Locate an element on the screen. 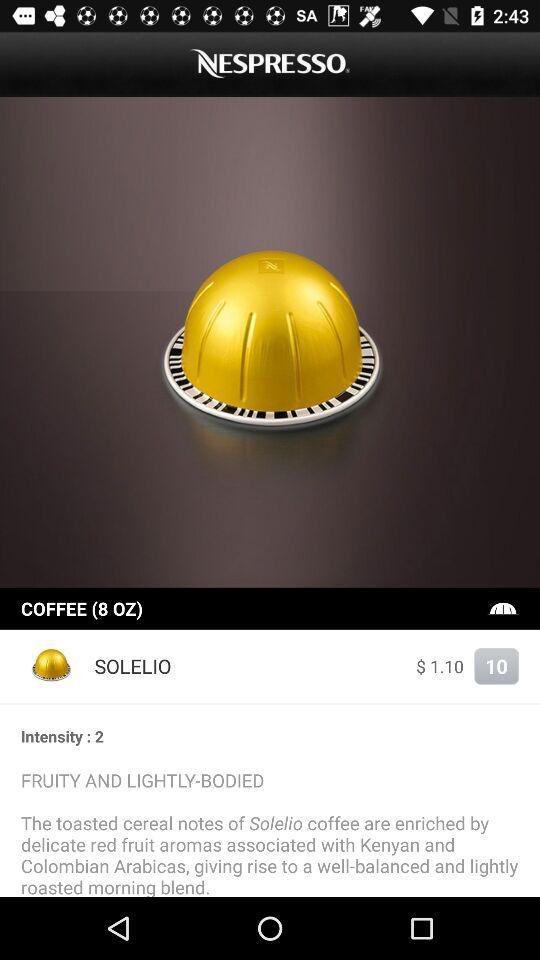 The height and width of the screenshot is (960, 540). item above the intensity : 2 is located at coordinates (270, 703).